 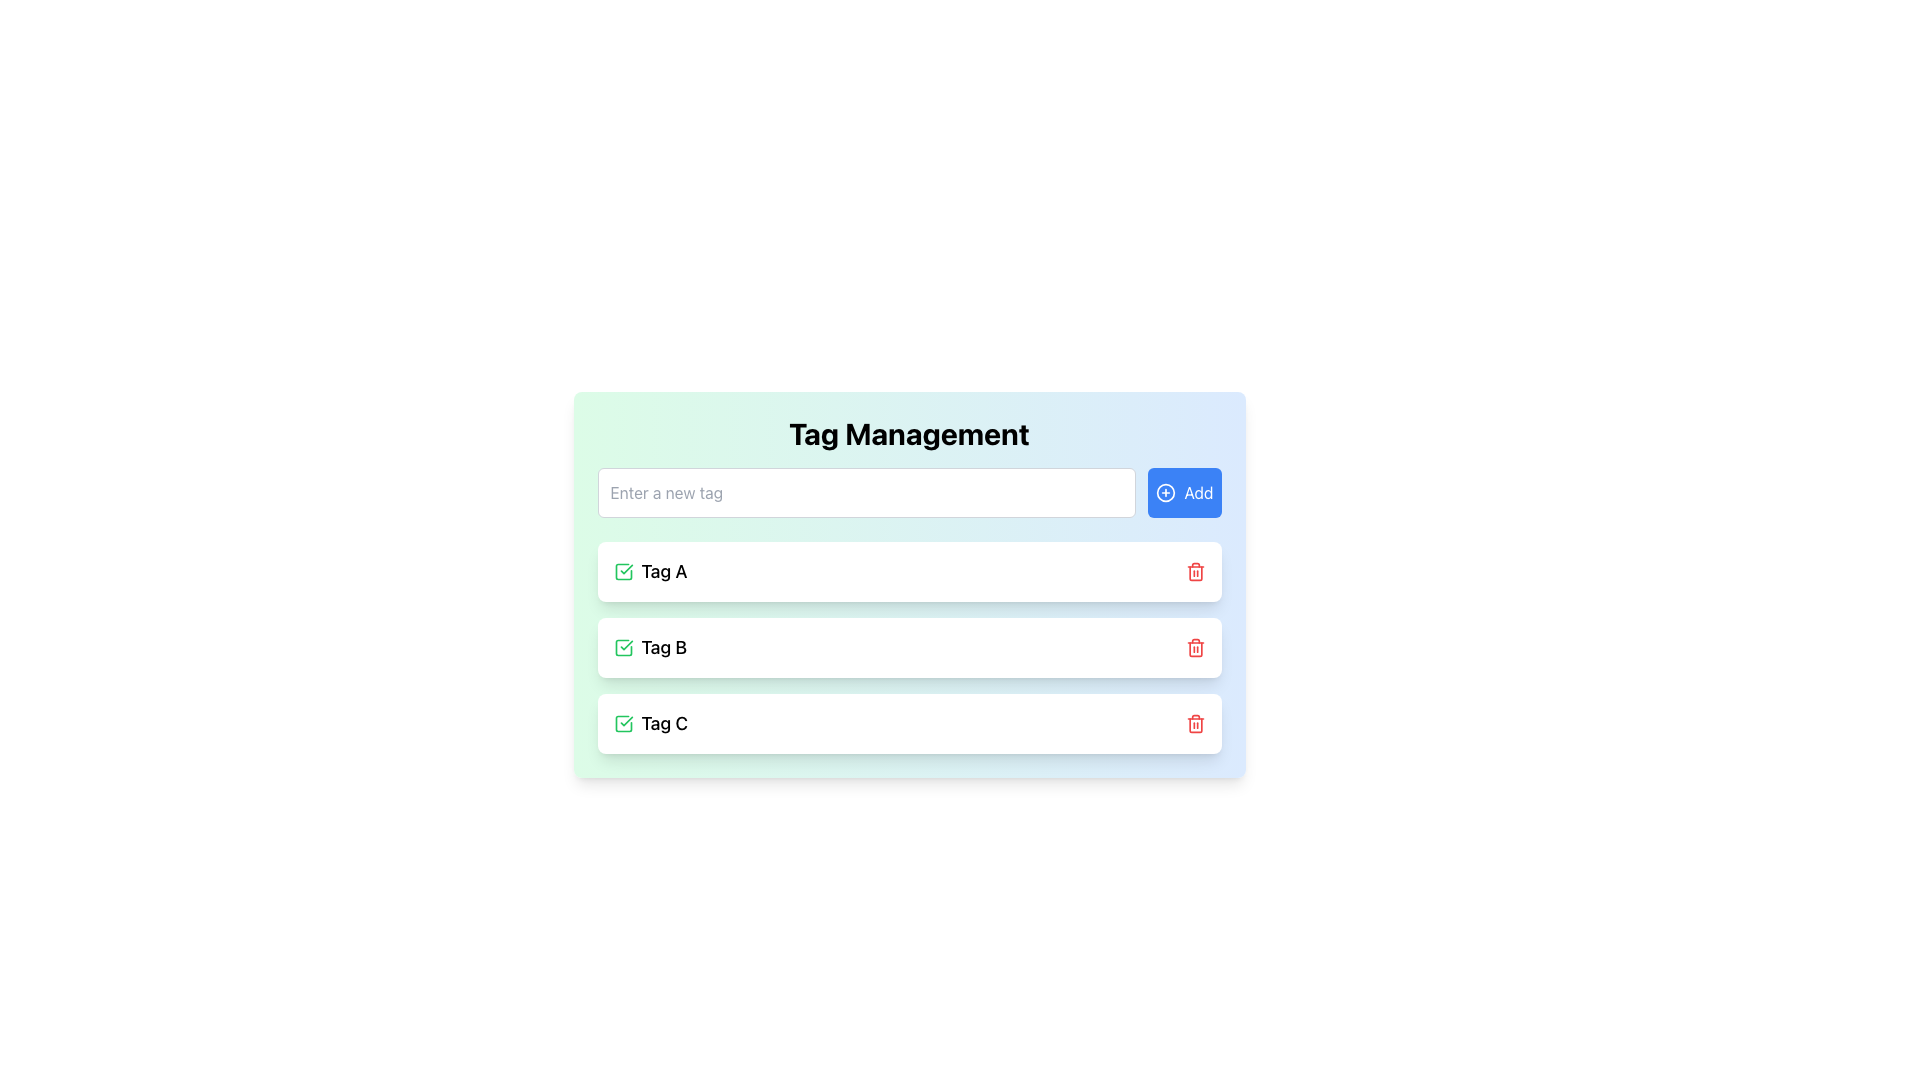 I want to click on the vertical line element of the red trash icon, which is located to the right-hand side of each tag row and is the middle component of the trashcan icon, so click(x=1195, y=649).